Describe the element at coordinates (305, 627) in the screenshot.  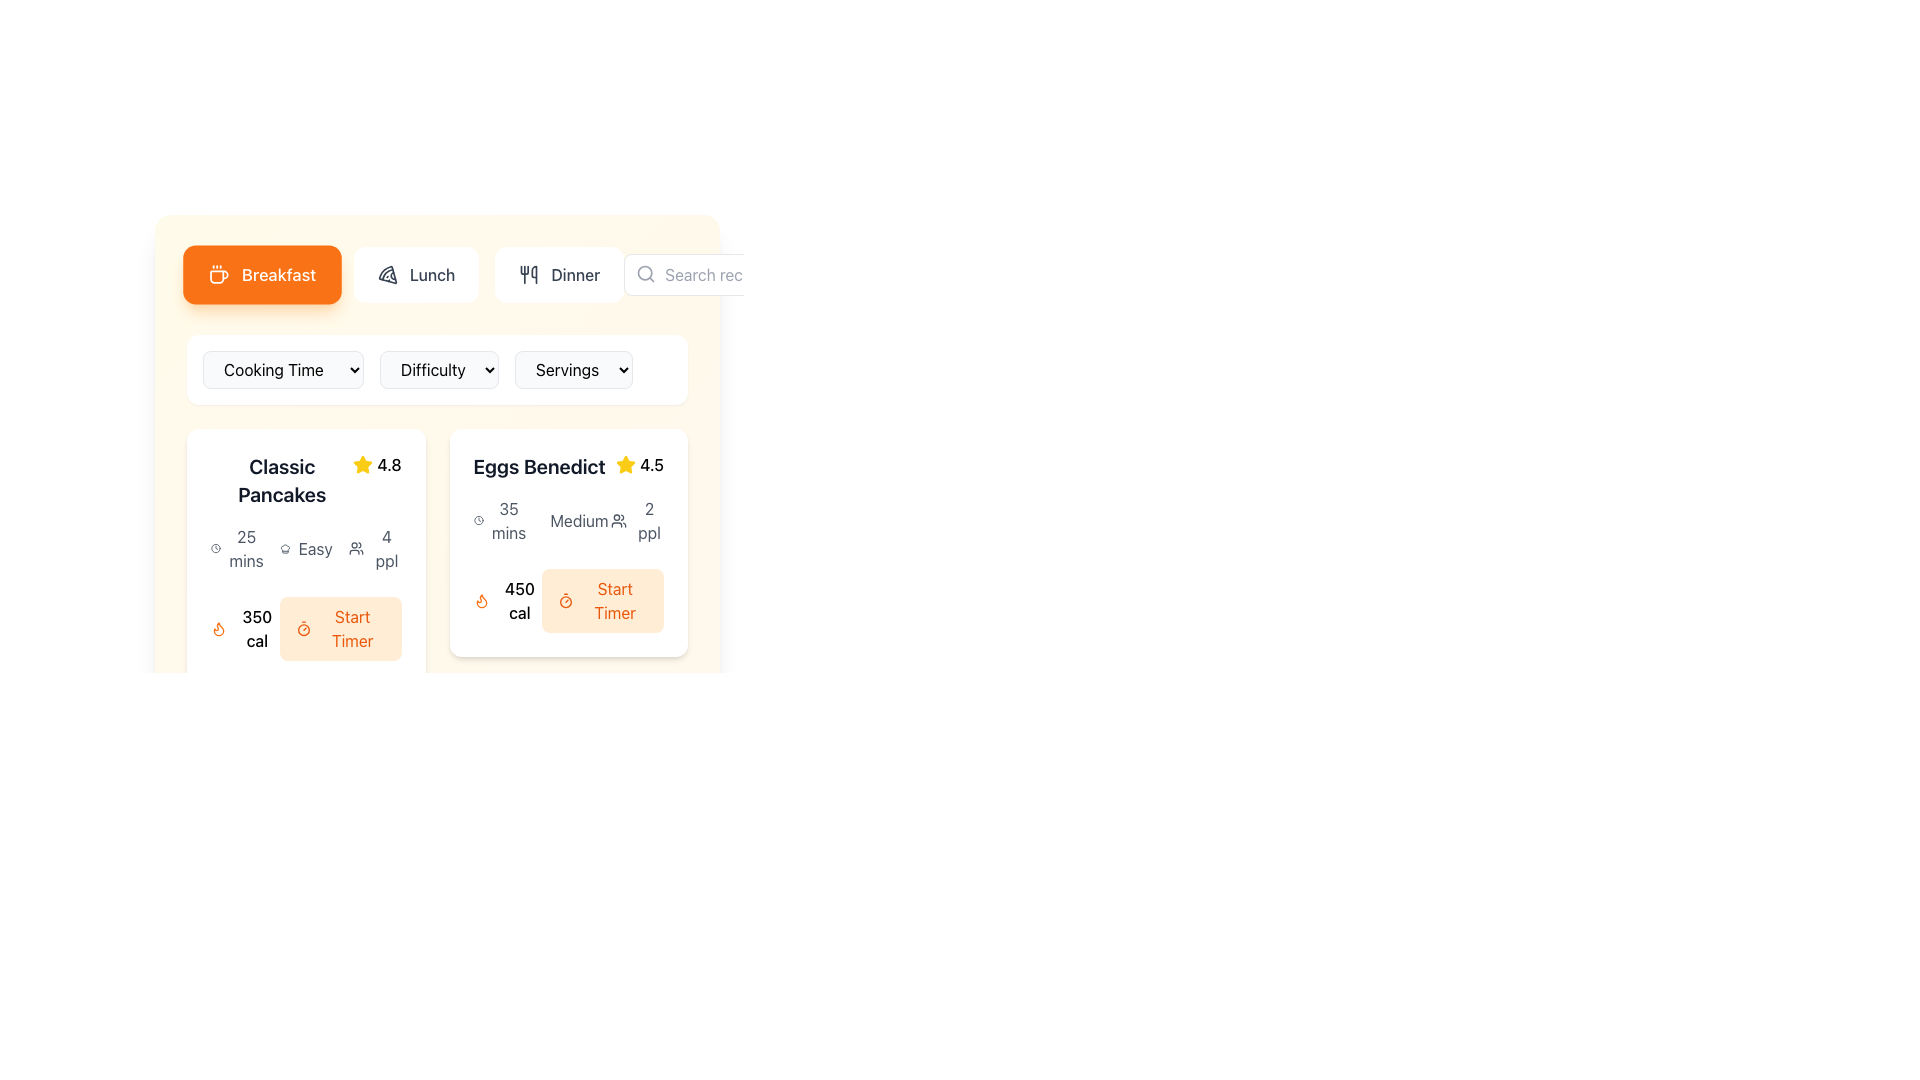
I see `the 'Start Timer' button, which has a rounded orange background and is located at the bottom-right of the 'Classic Pancakes' card` at that location.